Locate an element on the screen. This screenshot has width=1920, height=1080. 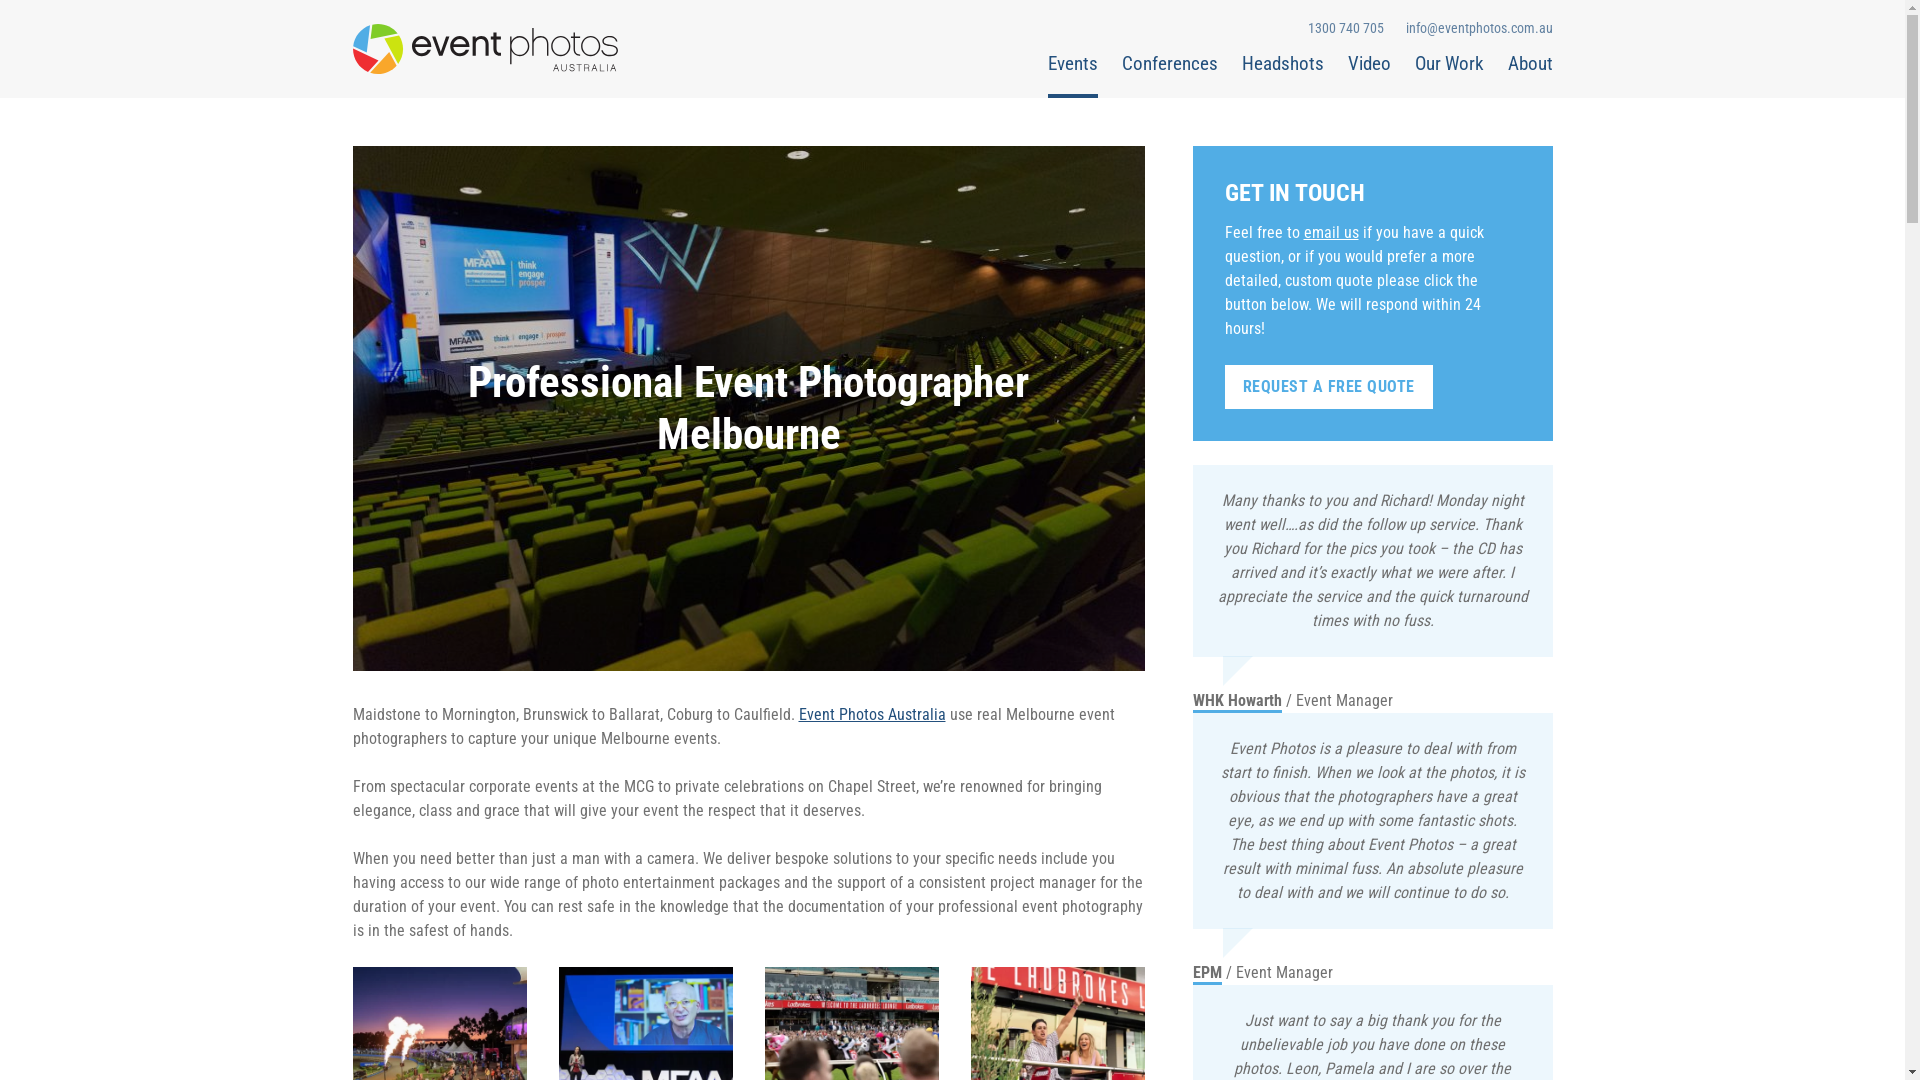
'Events' is located at coordinates (1046, 72).